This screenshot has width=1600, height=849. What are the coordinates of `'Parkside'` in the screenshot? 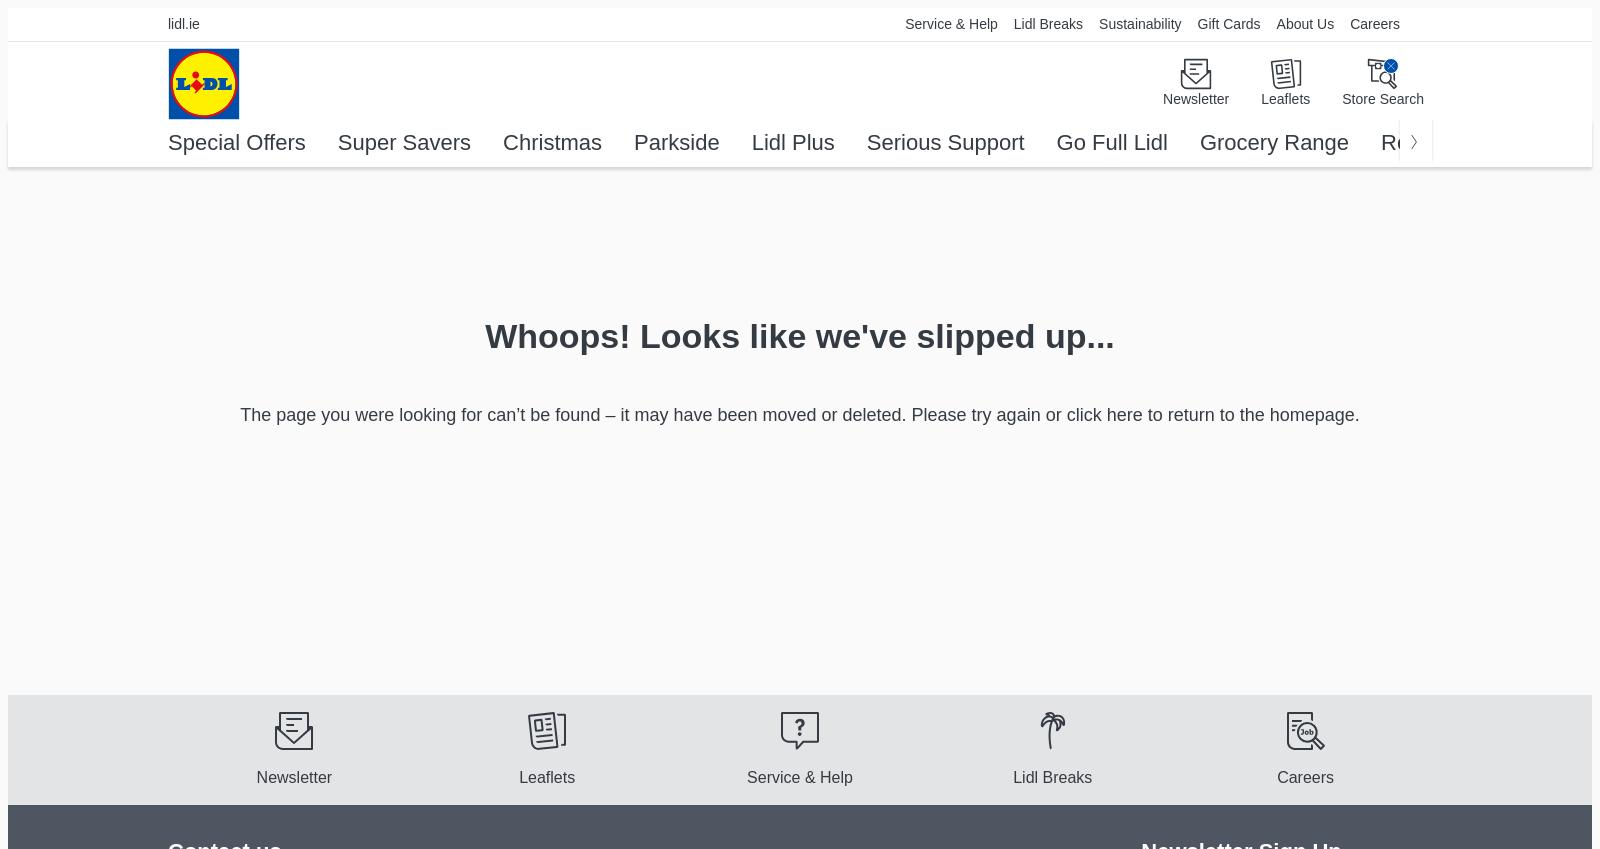 It's located at (676, 142).